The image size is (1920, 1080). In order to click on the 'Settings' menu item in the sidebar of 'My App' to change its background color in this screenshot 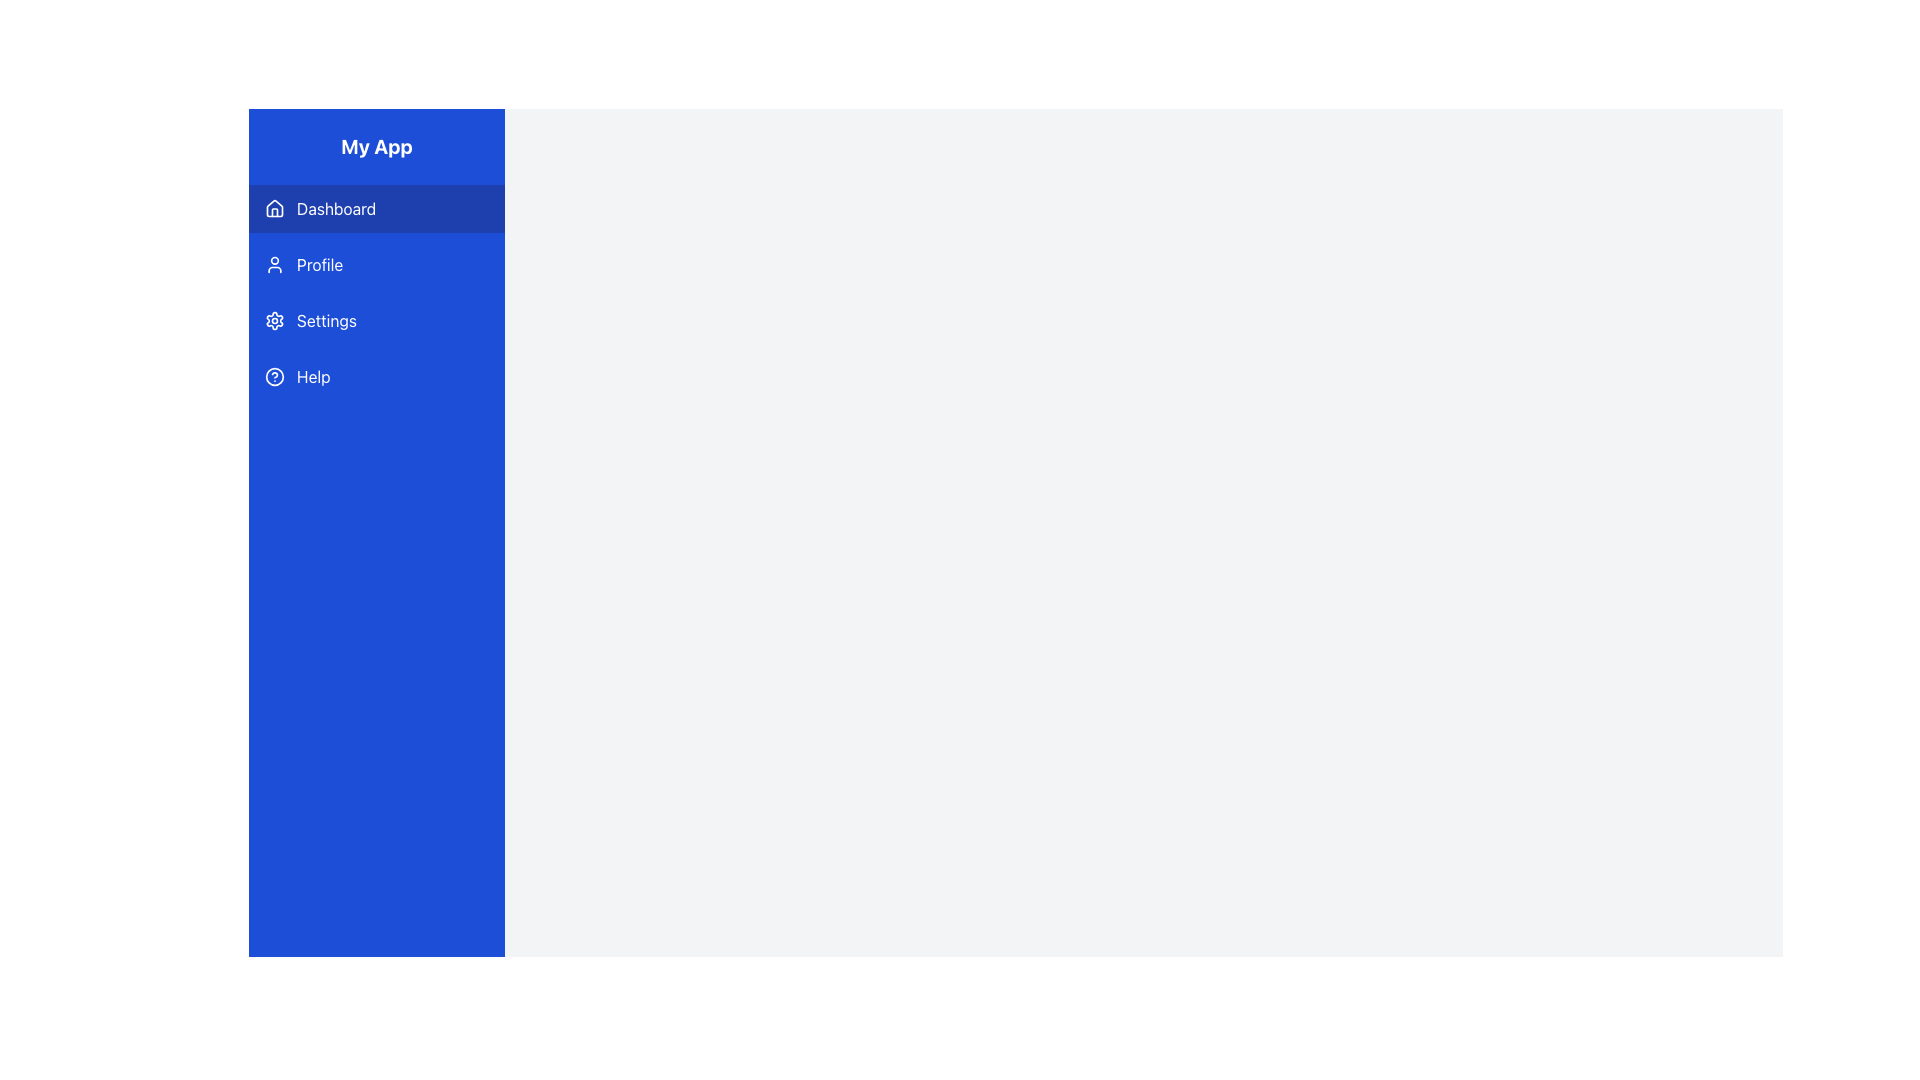, I will do `click(377, 319)`.